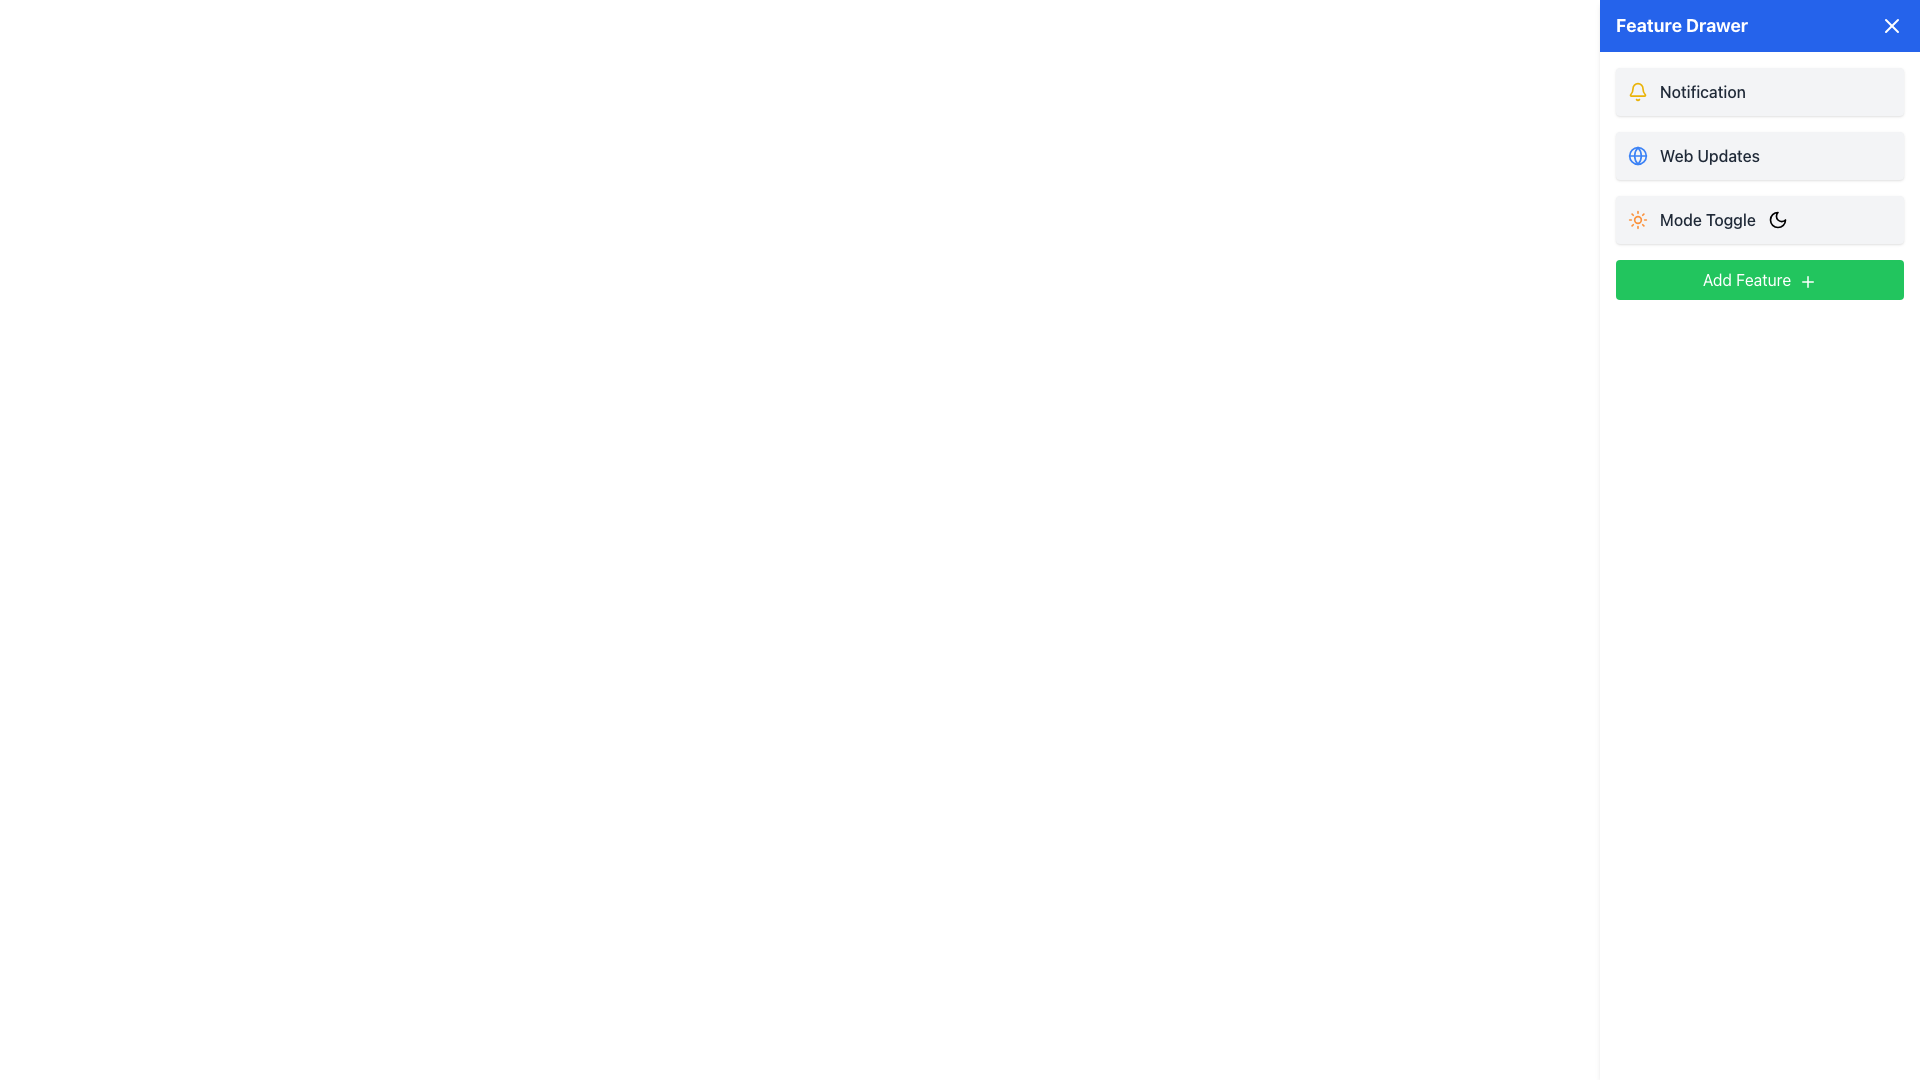 The image size is (1920, 1080). I want to click on the third item in the vertical stack of the side panel layout, which serves as a mode toggler for UI display modes, so click(1760, 219).